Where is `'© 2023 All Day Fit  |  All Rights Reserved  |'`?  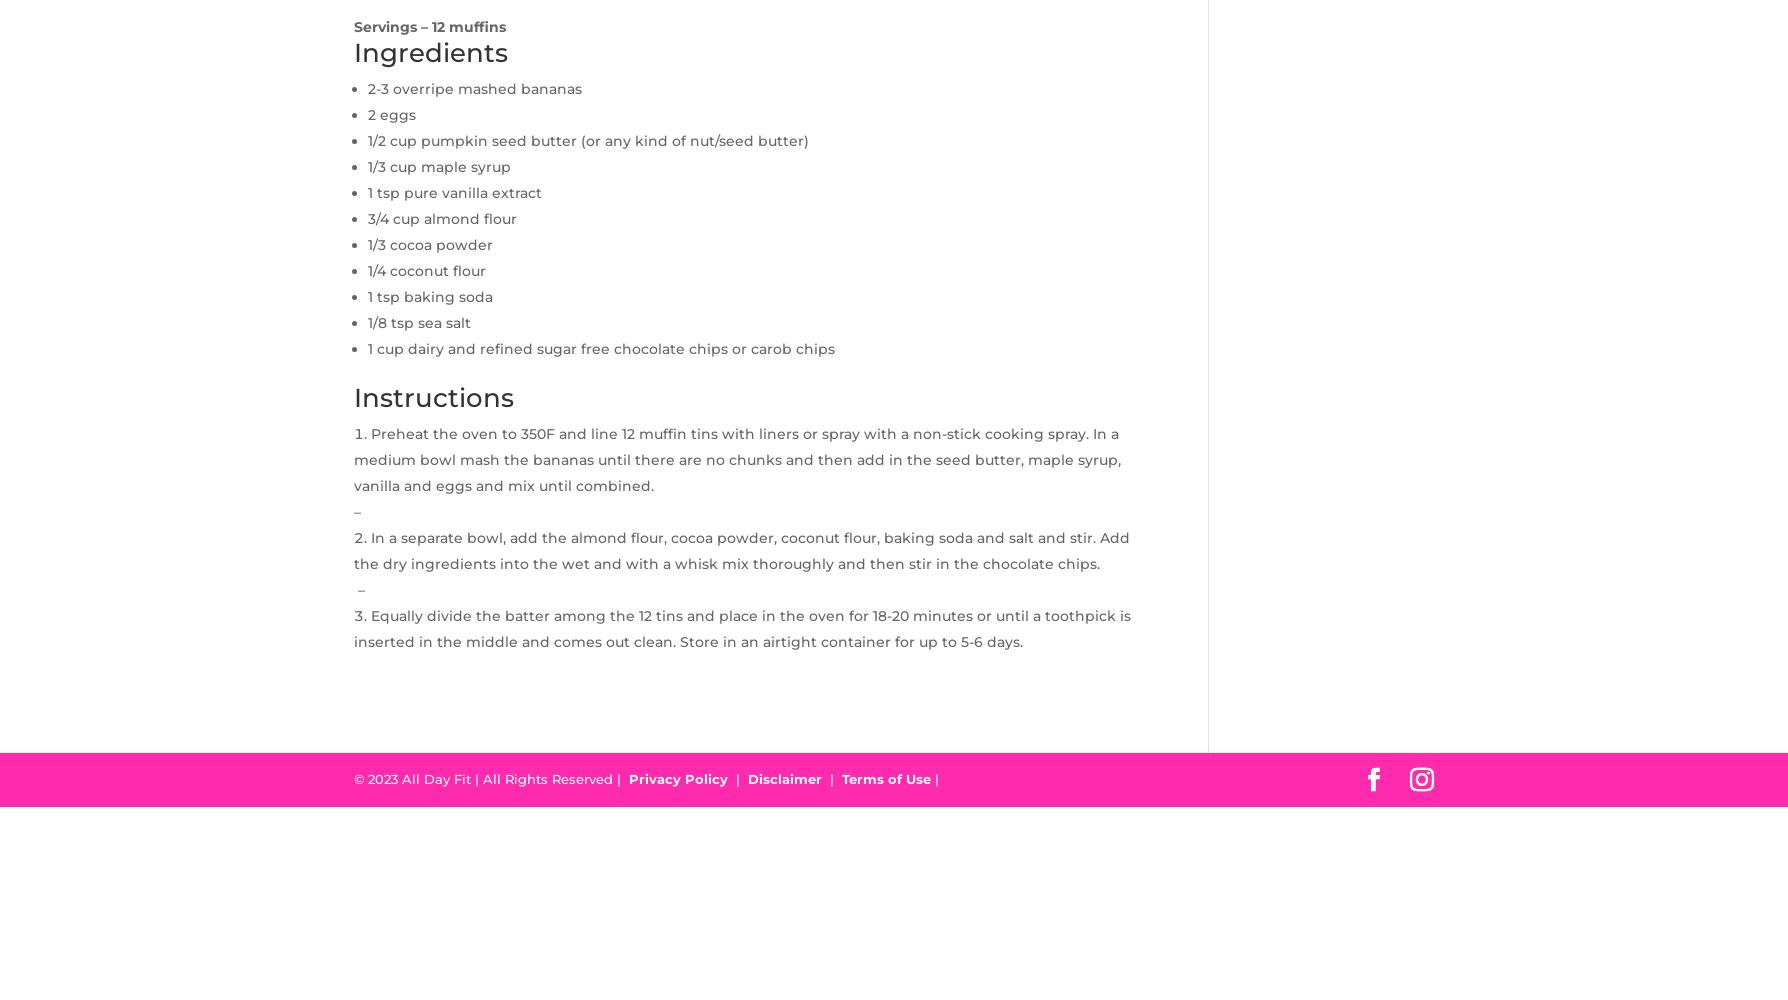 '© 2023 All Day Fit  |  All Rights Reserved  |' is located at coordinates (491, 778).